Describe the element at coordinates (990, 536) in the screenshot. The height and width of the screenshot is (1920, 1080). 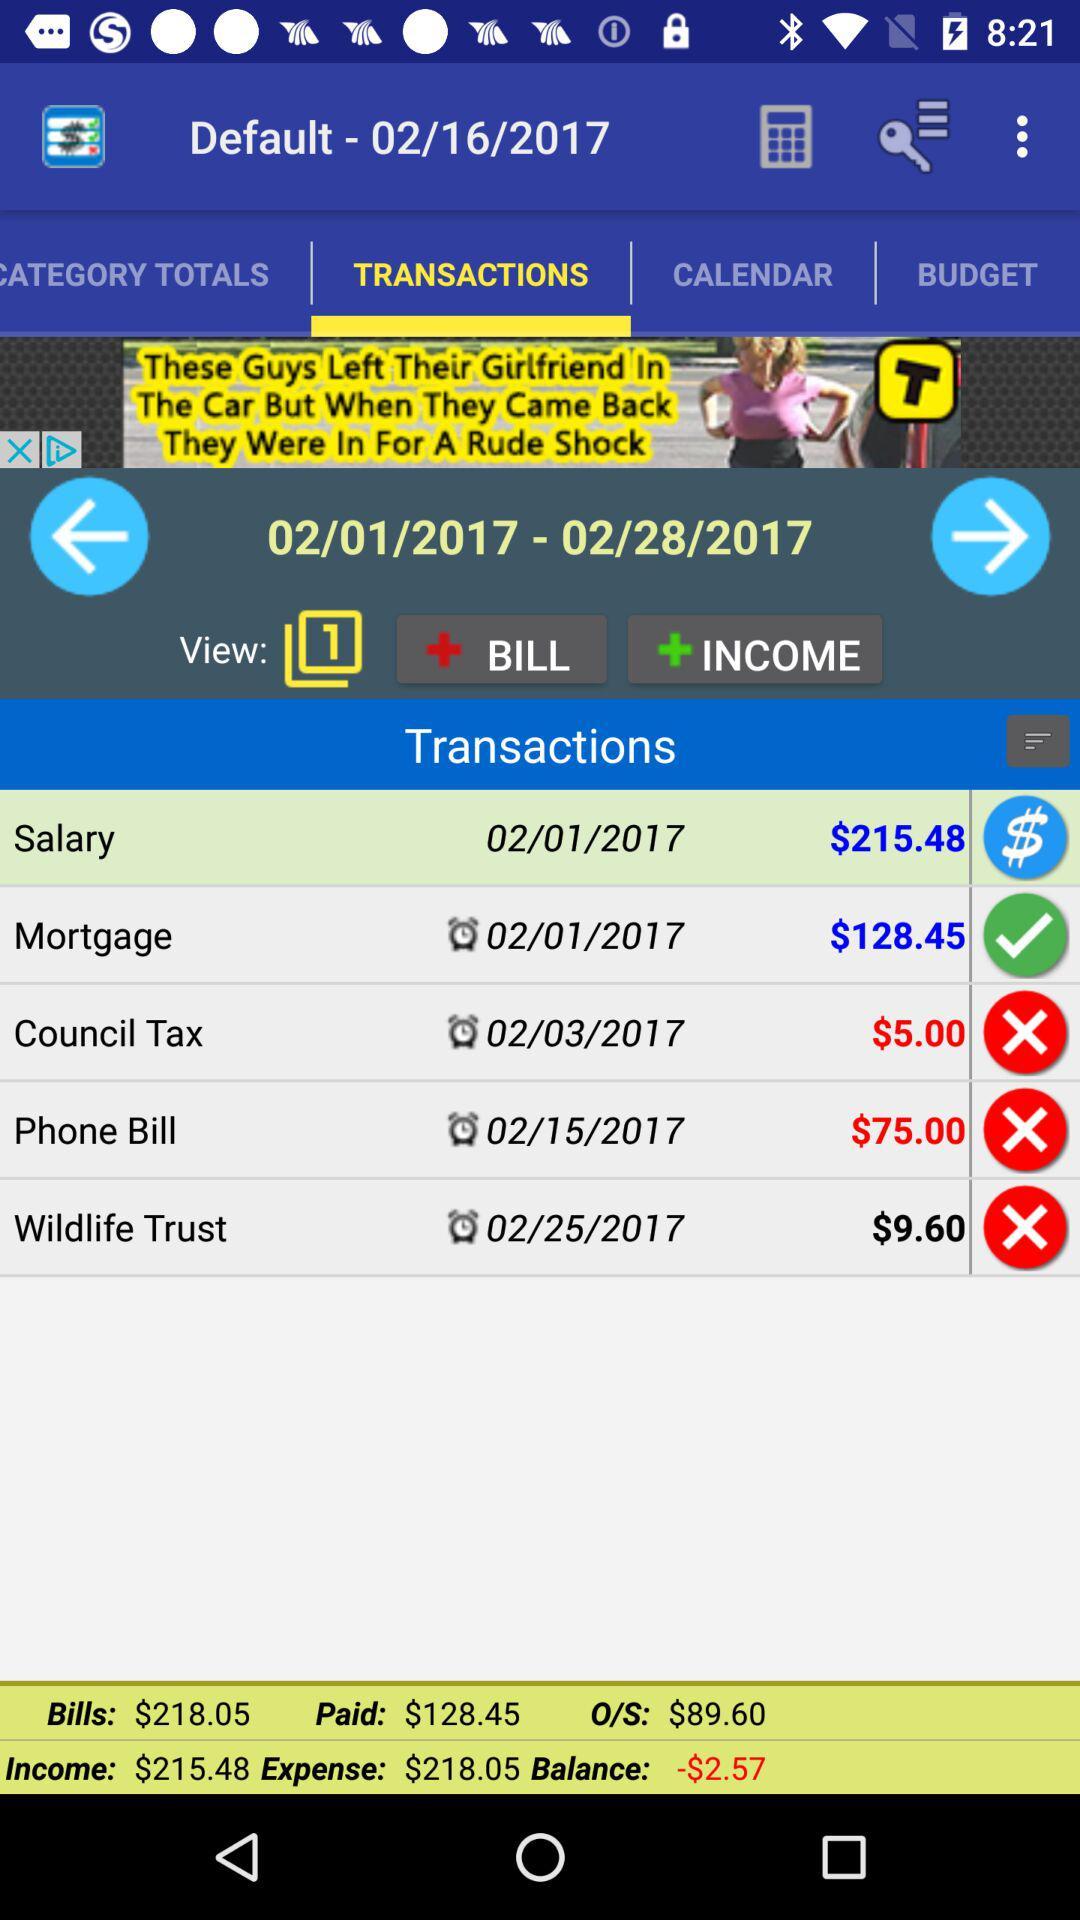
I see `the arrow_forward icon` at that location.